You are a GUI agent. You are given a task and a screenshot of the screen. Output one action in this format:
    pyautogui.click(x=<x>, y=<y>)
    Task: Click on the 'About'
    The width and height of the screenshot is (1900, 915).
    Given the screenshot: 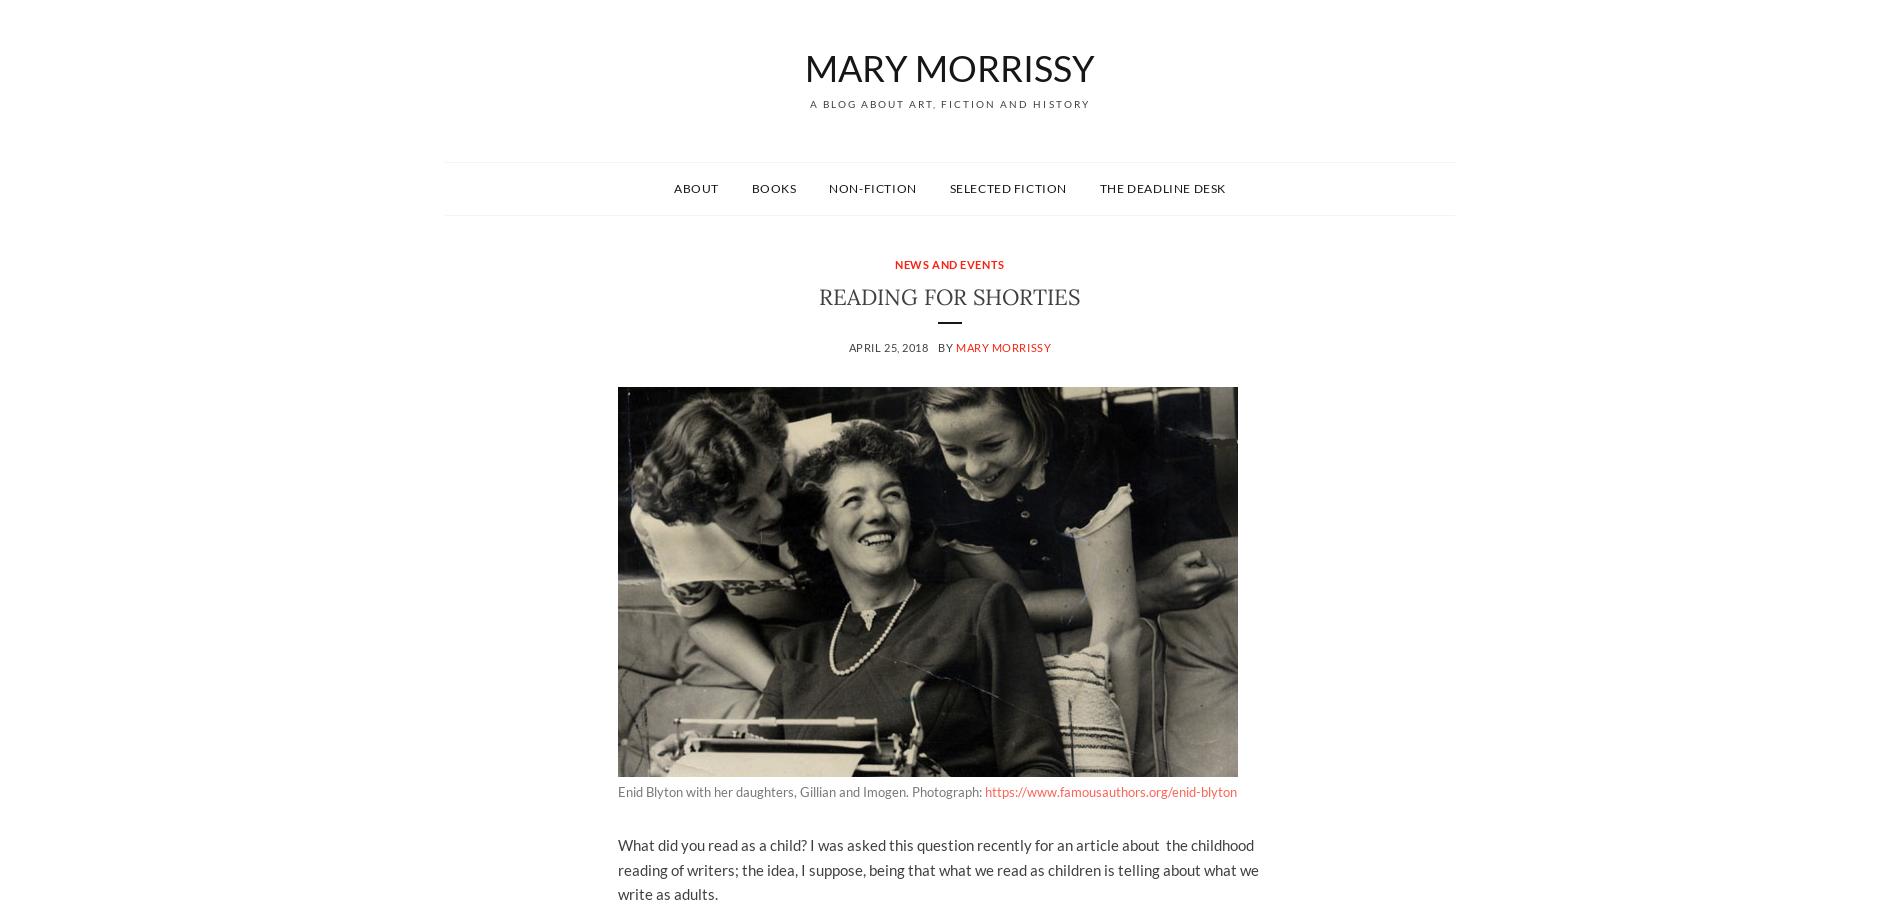 What is the action you would take?
    pyautogui.click(x=696, y=187)
    